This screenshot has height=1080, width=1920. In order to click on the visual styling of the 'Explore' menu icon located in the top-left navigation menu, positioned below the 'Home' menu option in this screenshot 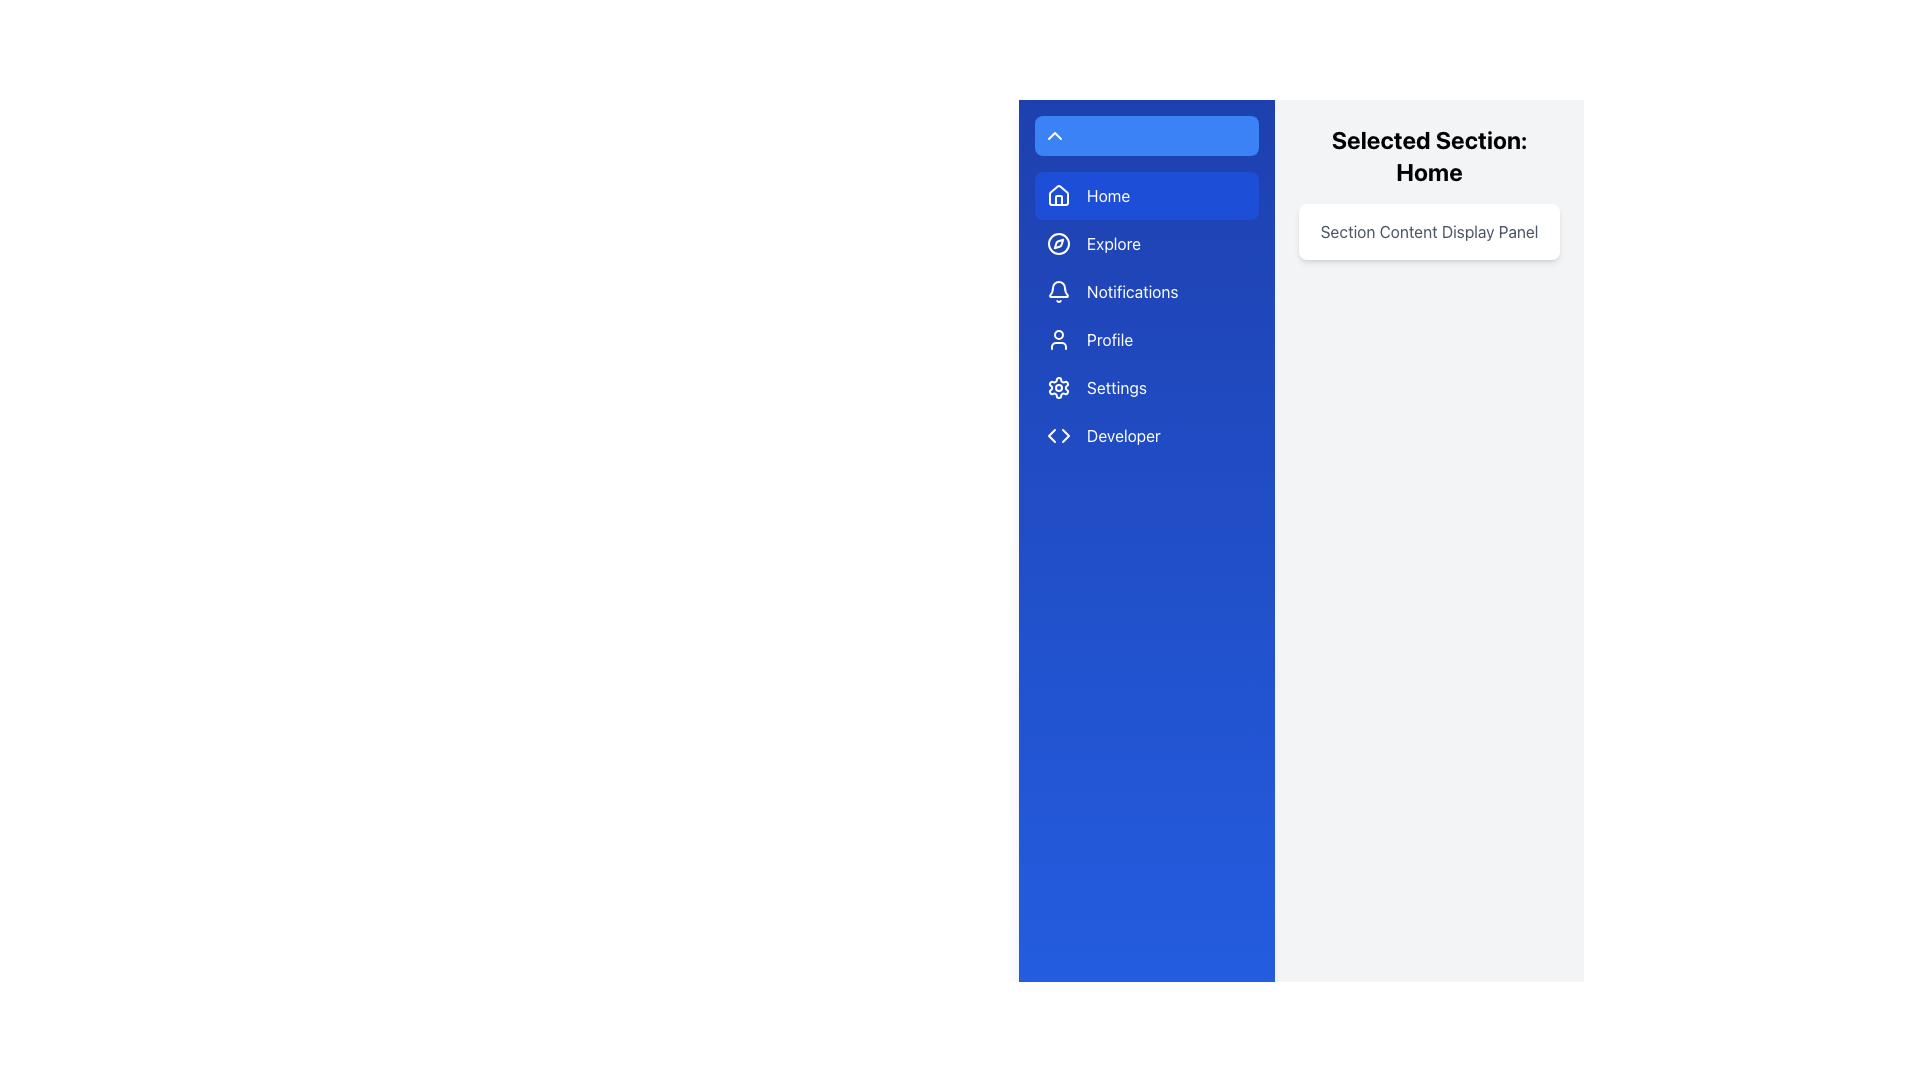, I will do `click(1058, 242)`.